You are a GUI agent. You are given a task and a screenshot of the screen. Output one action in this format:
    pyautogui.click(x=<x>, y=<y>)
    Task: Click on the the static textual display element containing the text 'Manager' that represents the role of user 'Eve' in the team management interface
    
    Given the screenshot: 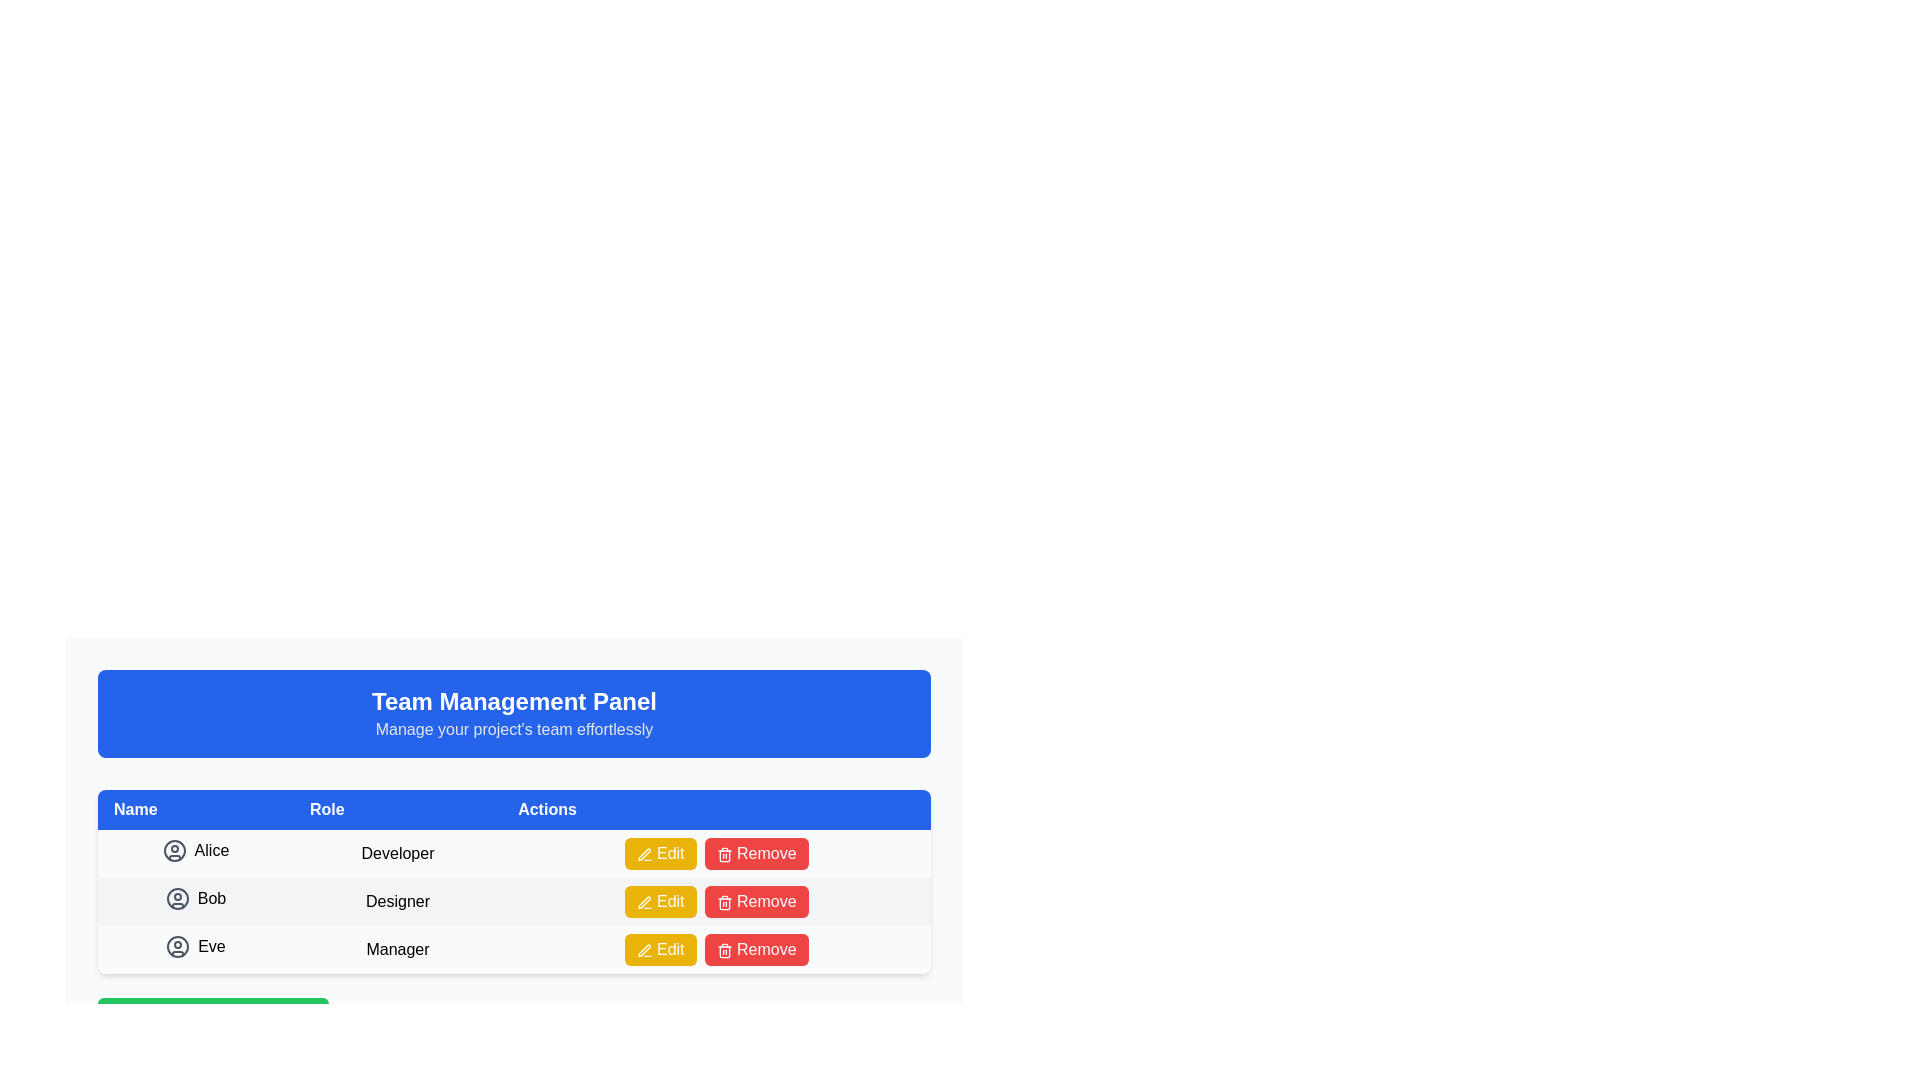 What is the action you would take?
    pyautogui.click(x=398, y=948)
    